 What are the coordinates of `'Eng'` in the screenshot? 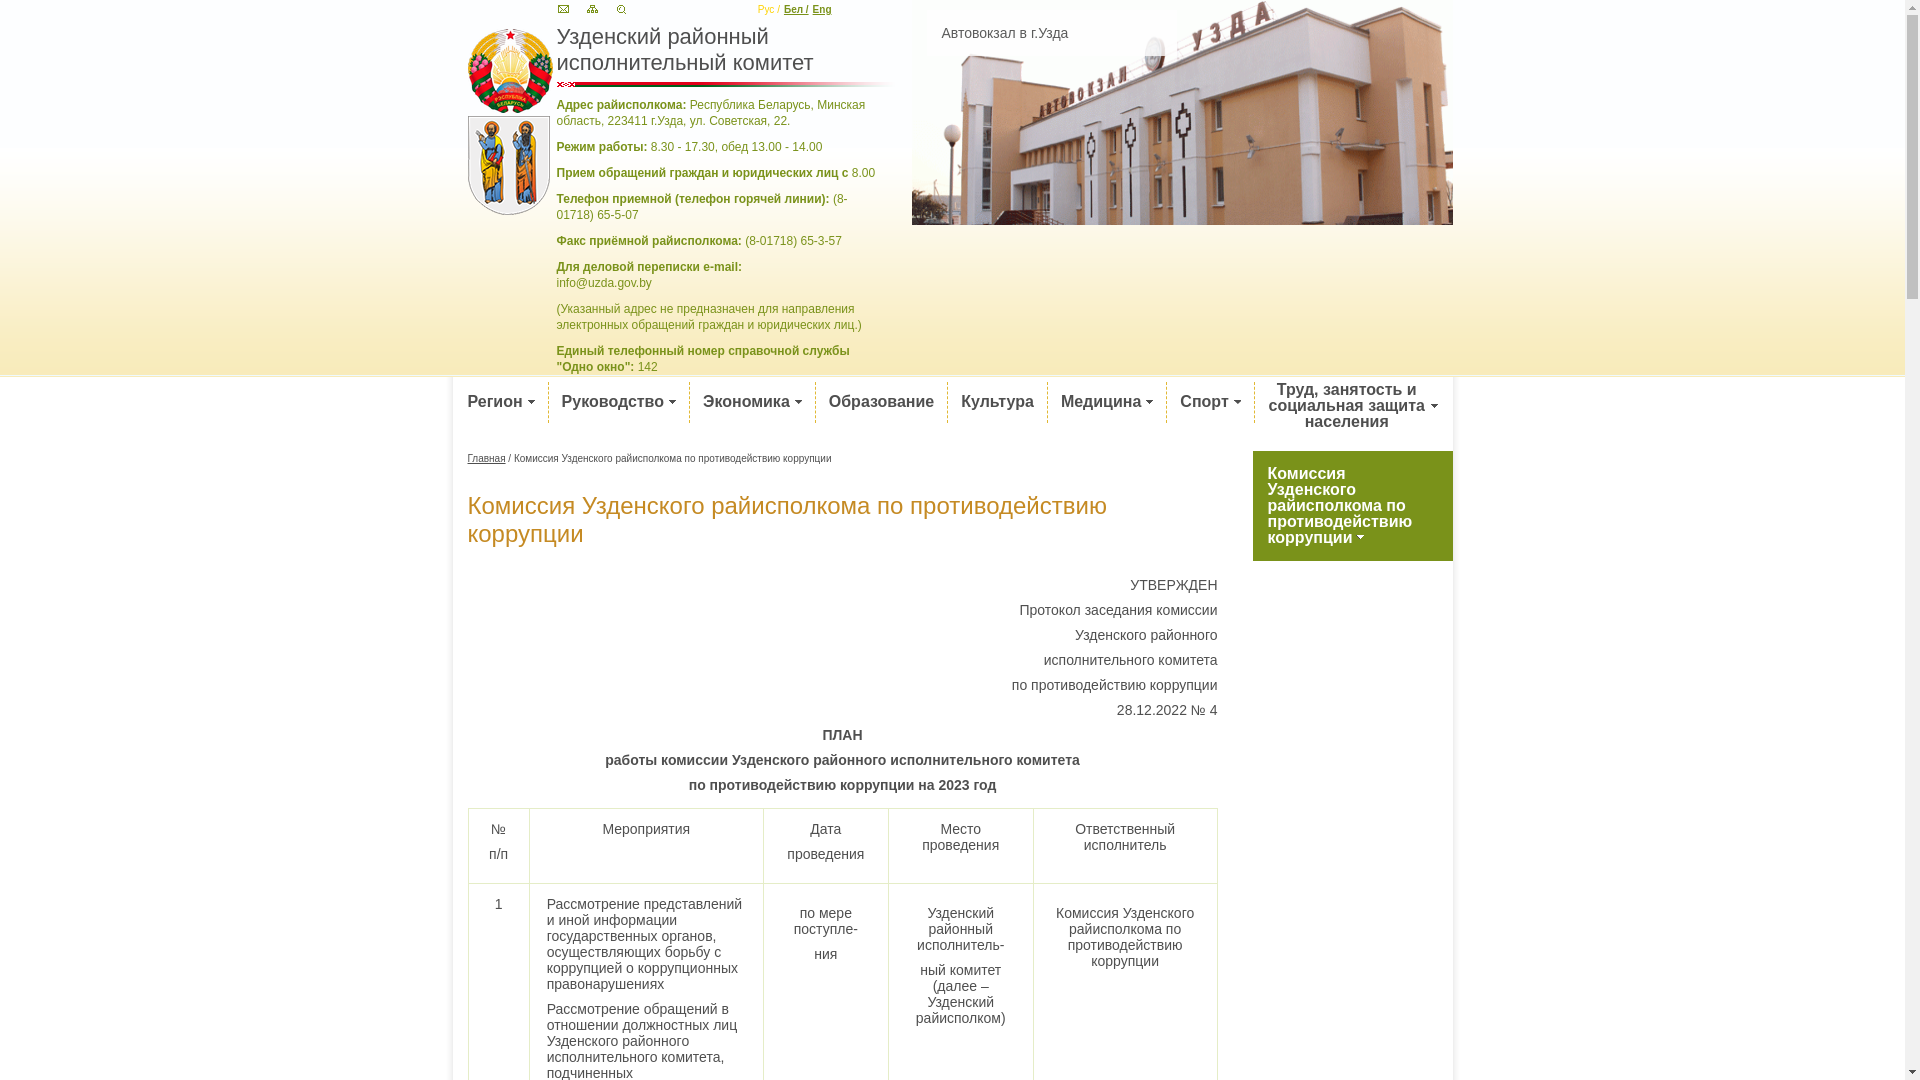 It's located at (822, 9).